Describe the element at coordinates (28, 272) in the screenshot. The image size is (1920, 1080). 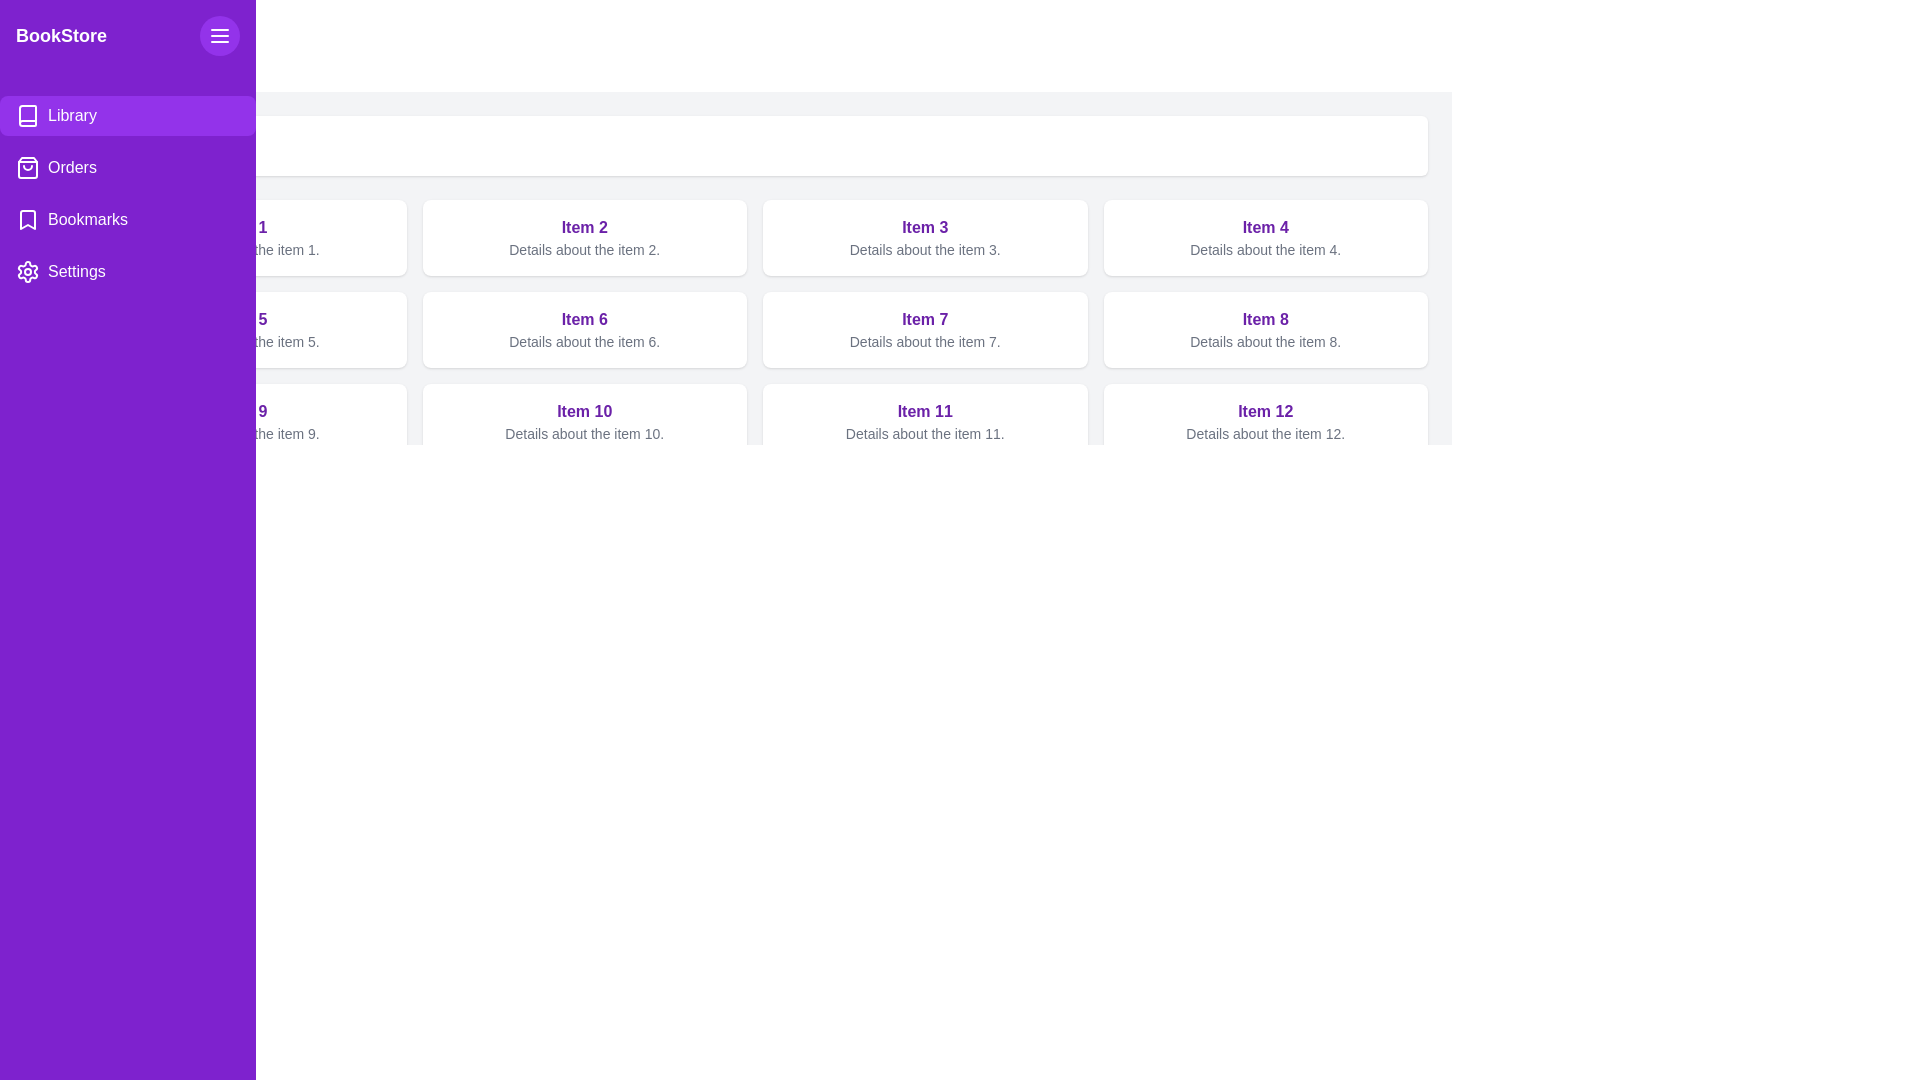
I see `the 'Settings' icon located in the left-hand sidebar, which visually represents the 'Settings' option` at that location.